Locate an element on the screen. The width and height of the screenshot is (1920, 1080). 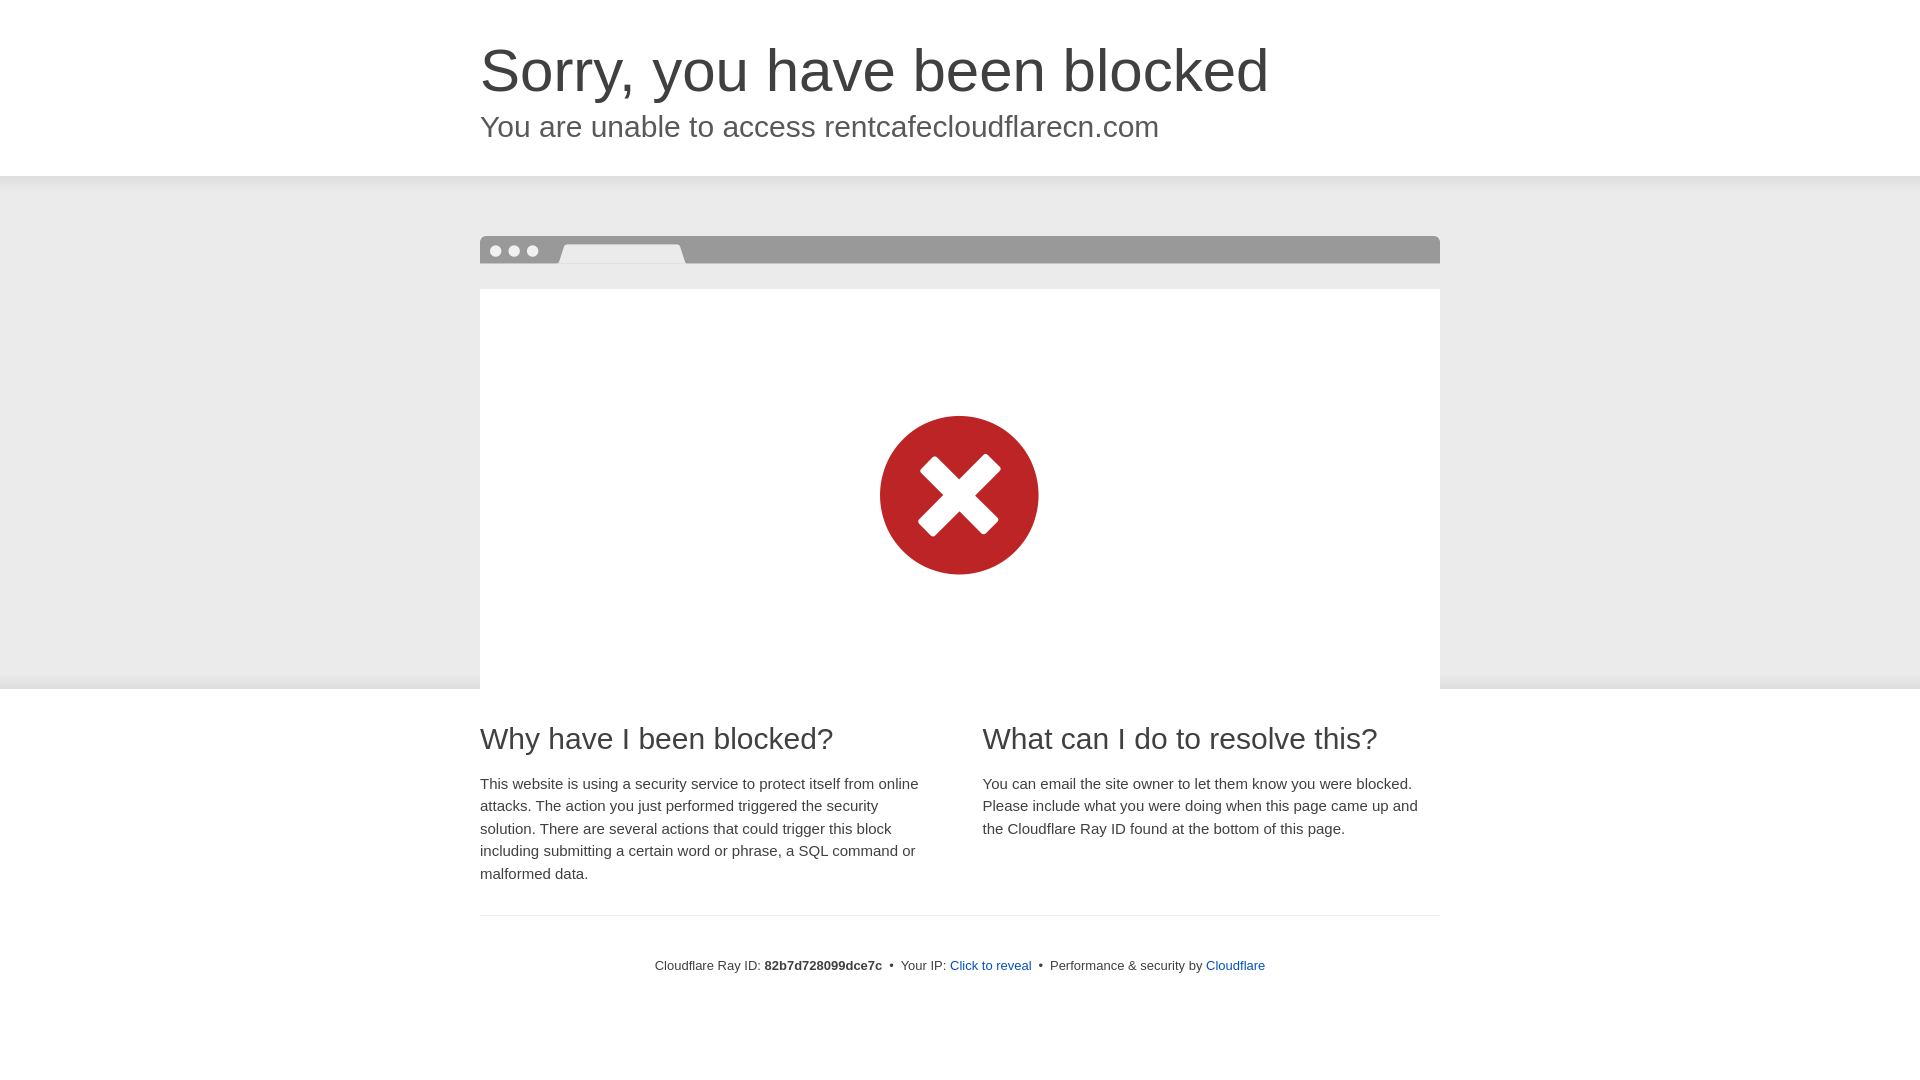
'Click to reveal' is located at coordinates (990, 964).